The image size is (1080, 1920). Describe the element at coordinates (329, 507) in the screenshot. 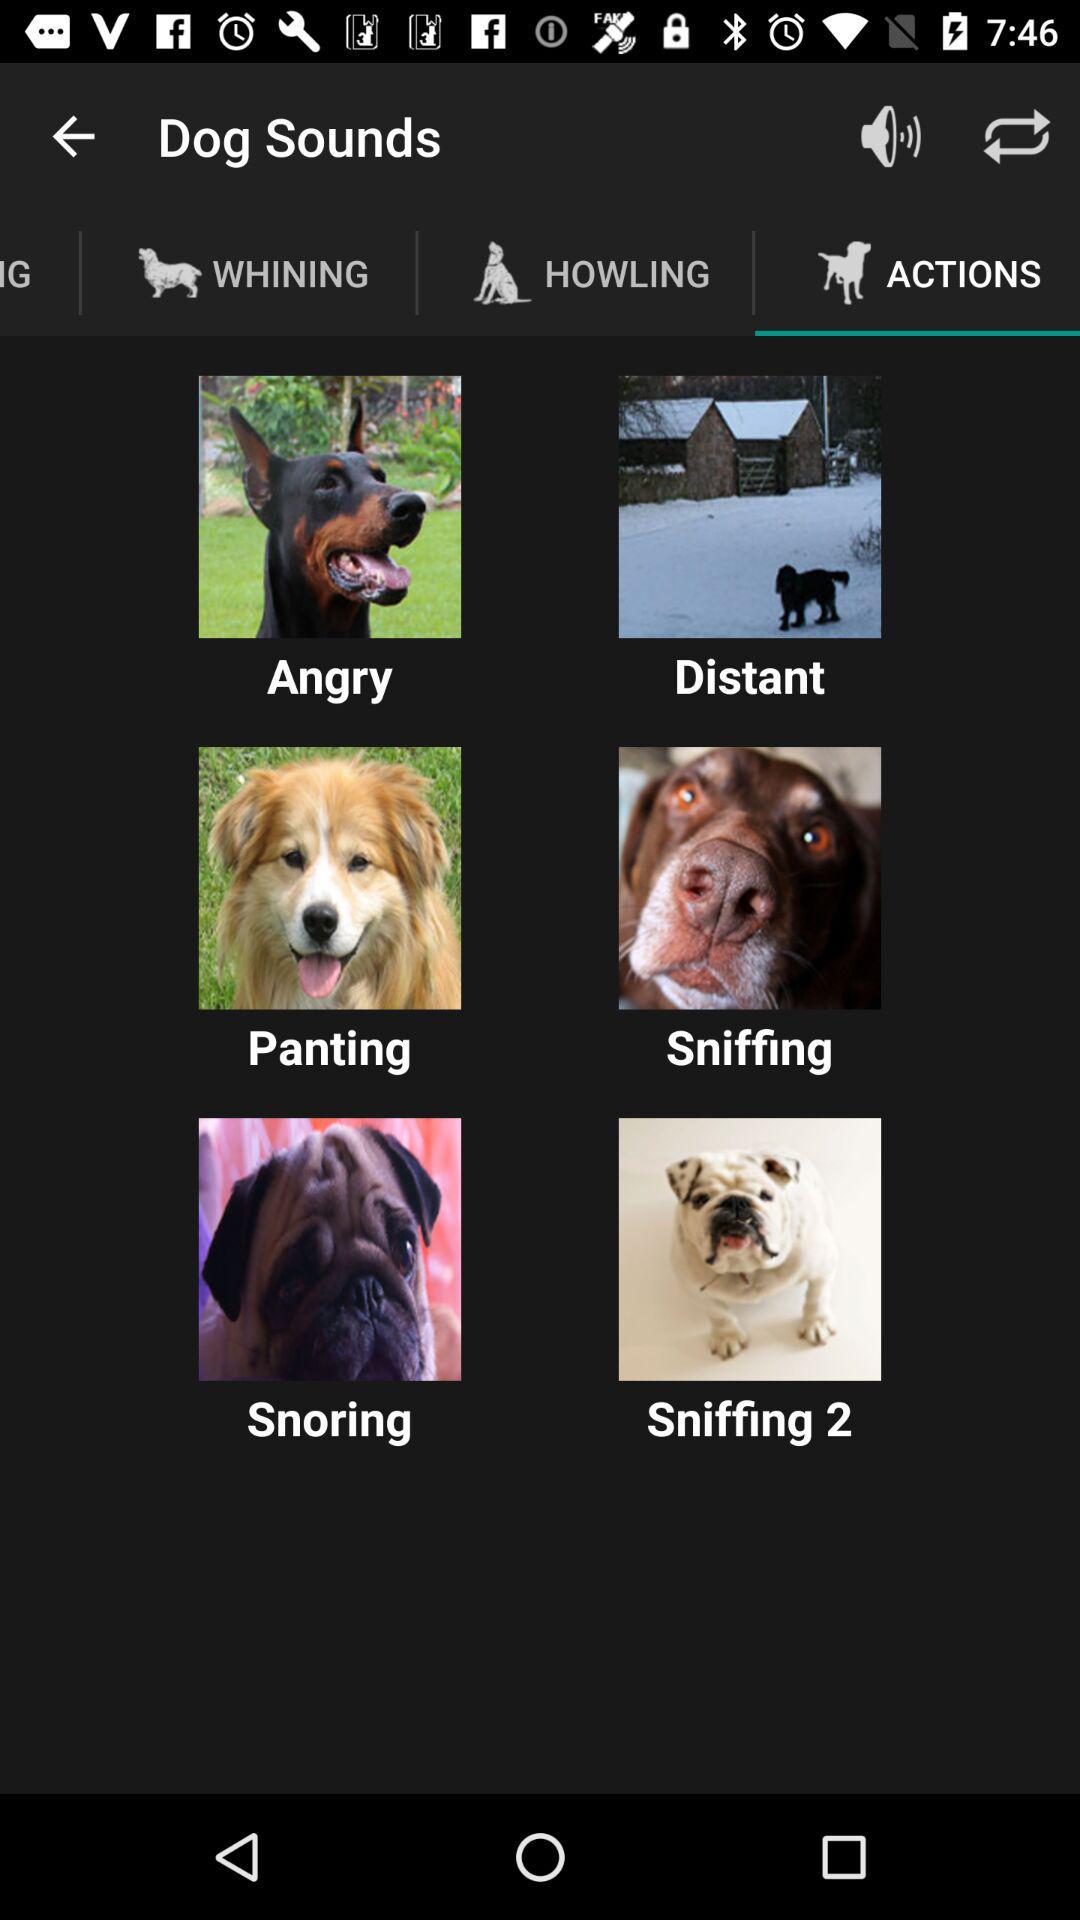

I see `sound` at that location.